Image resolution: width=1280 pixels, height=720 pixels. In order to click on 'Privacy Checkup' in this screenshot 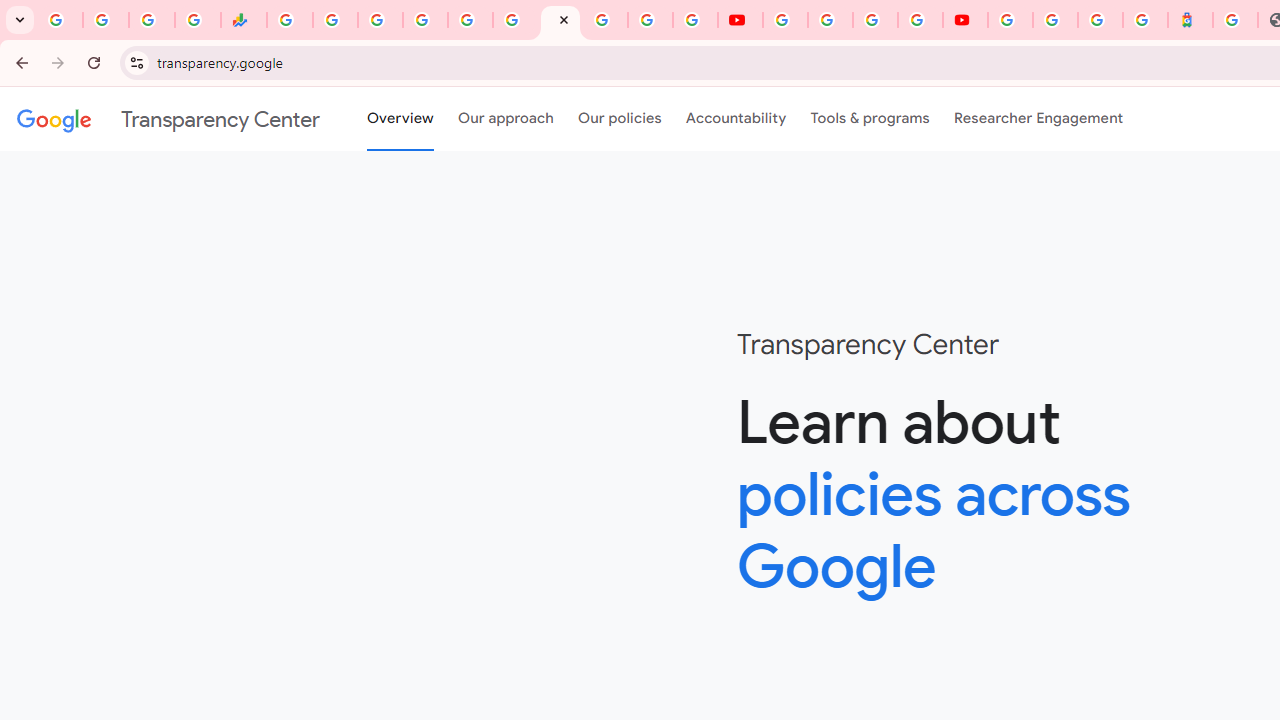, I will do `click(695, 20)`.